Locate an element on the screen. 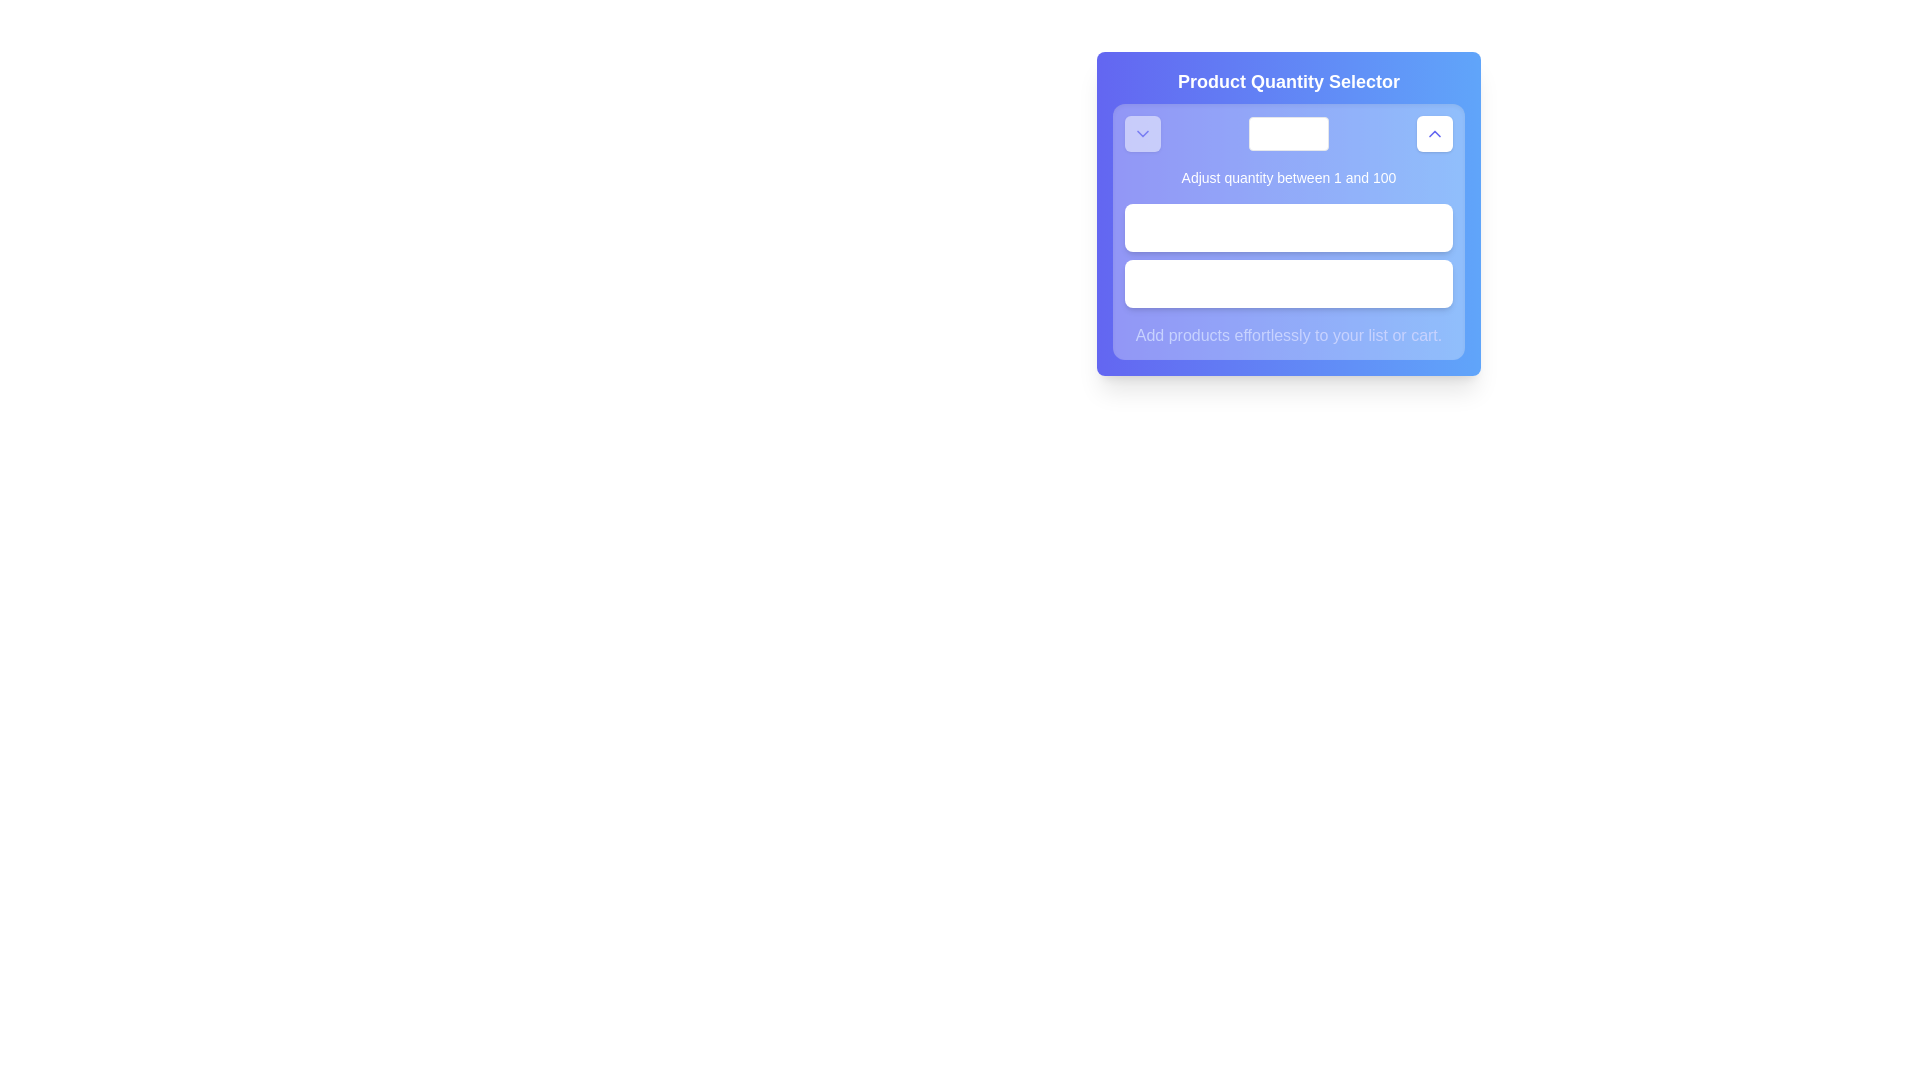  the quantity is located at coordinates (1293, 226).